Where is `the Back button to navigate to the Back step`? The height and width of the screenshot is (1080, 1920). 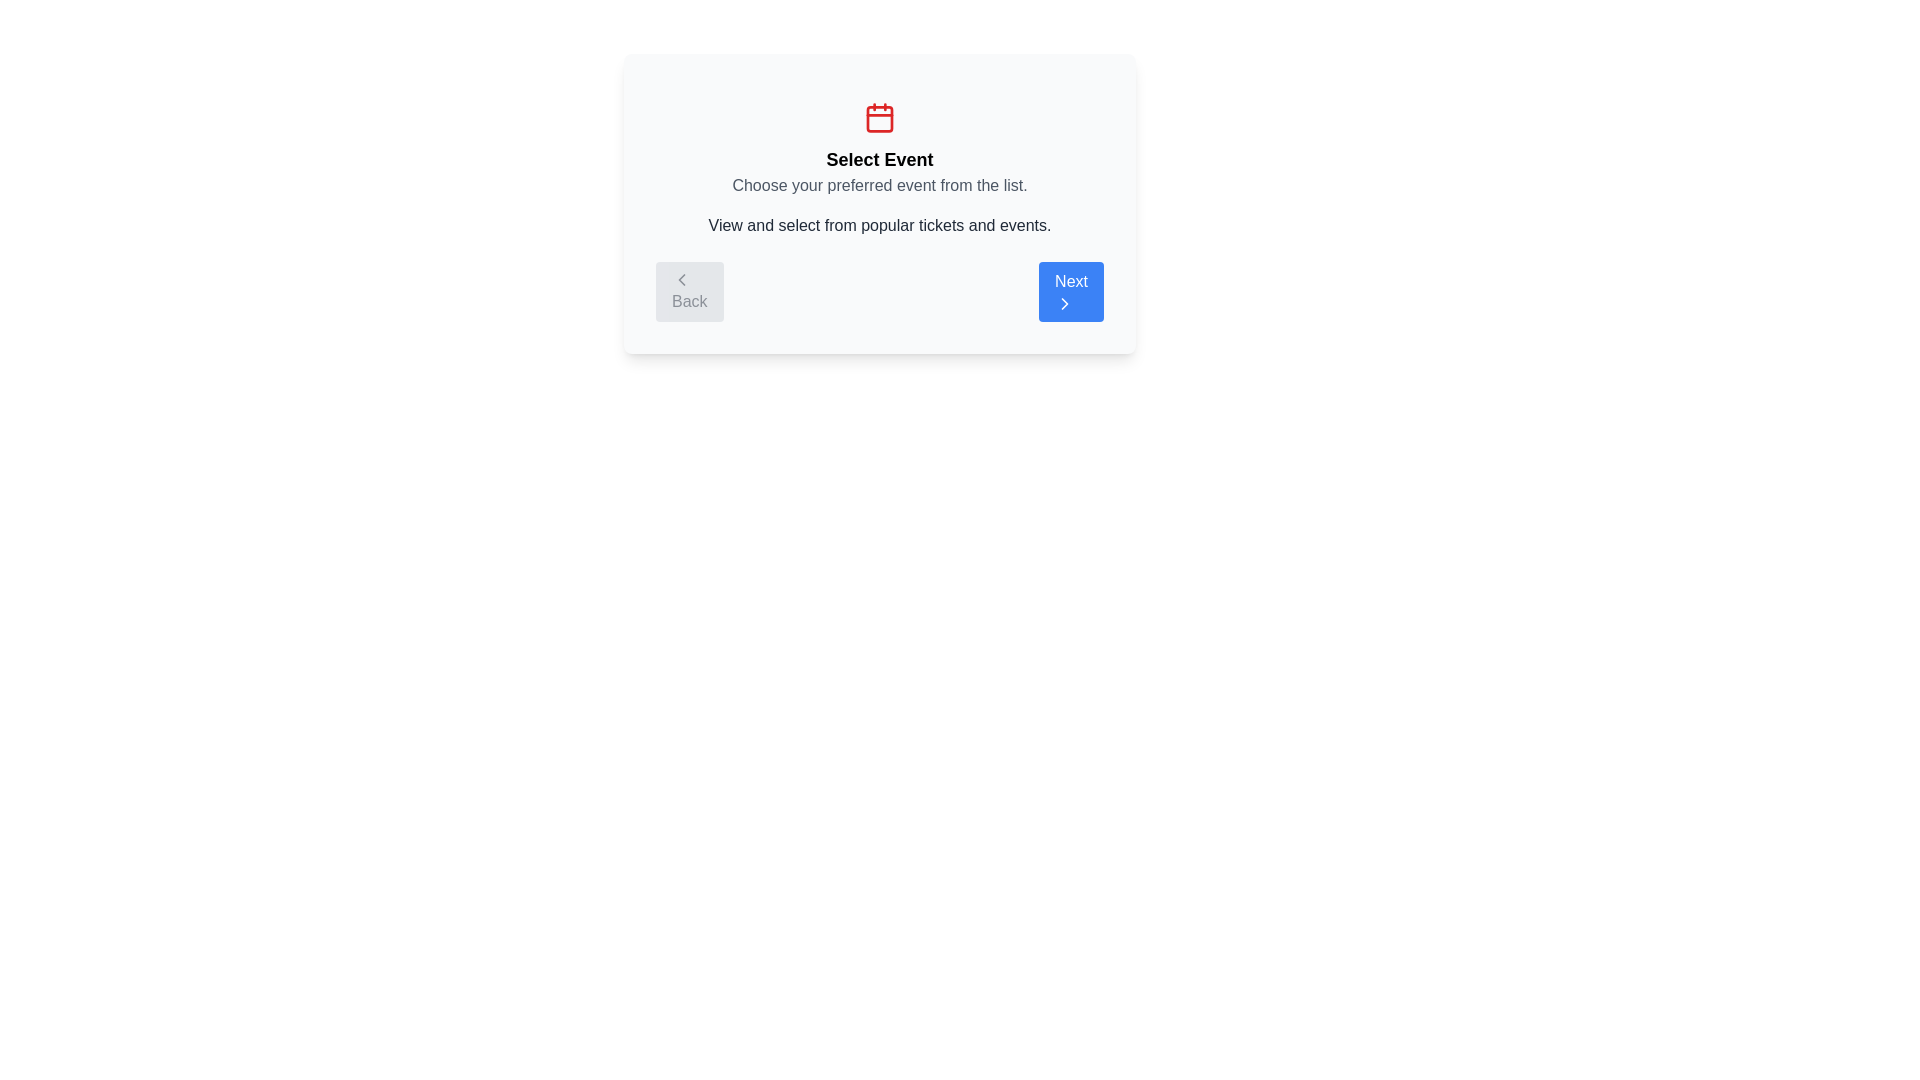
the Back button to navigate to the Back step is located at coordinates (689, 292).